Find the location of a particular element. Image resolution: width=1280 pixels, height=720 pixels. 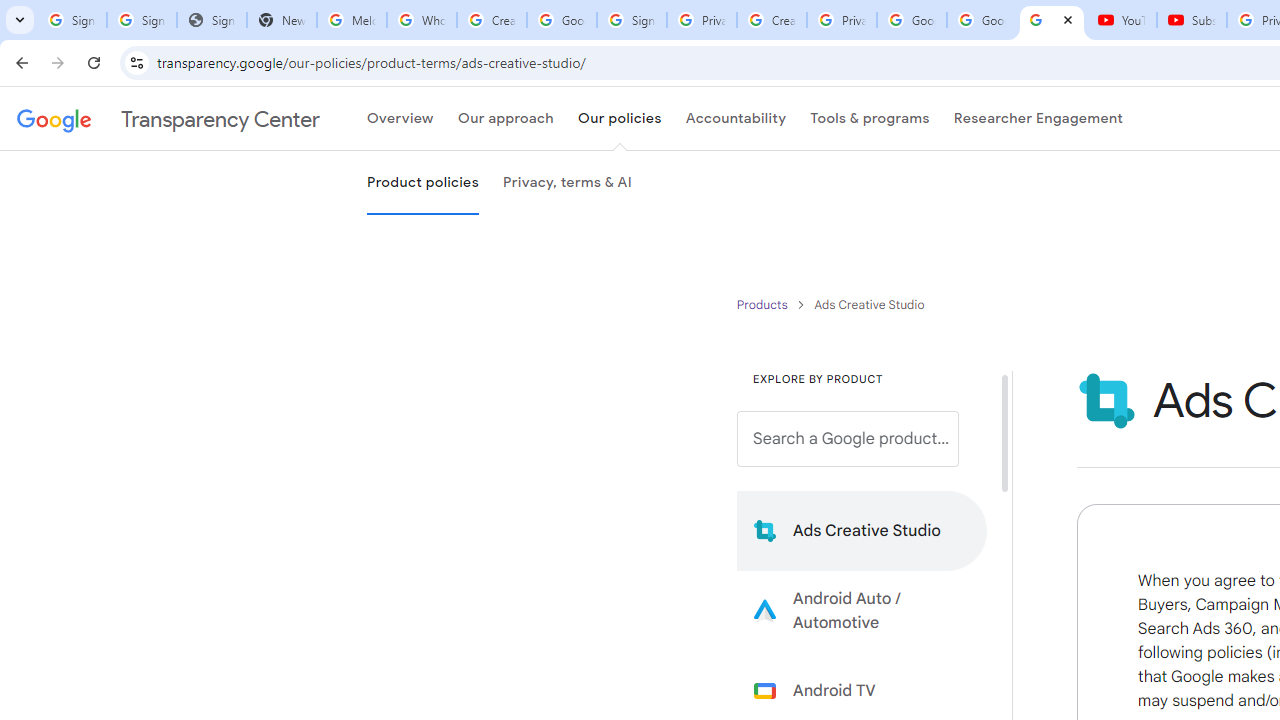

'YouTube' is located at coordinates (1121, 20).